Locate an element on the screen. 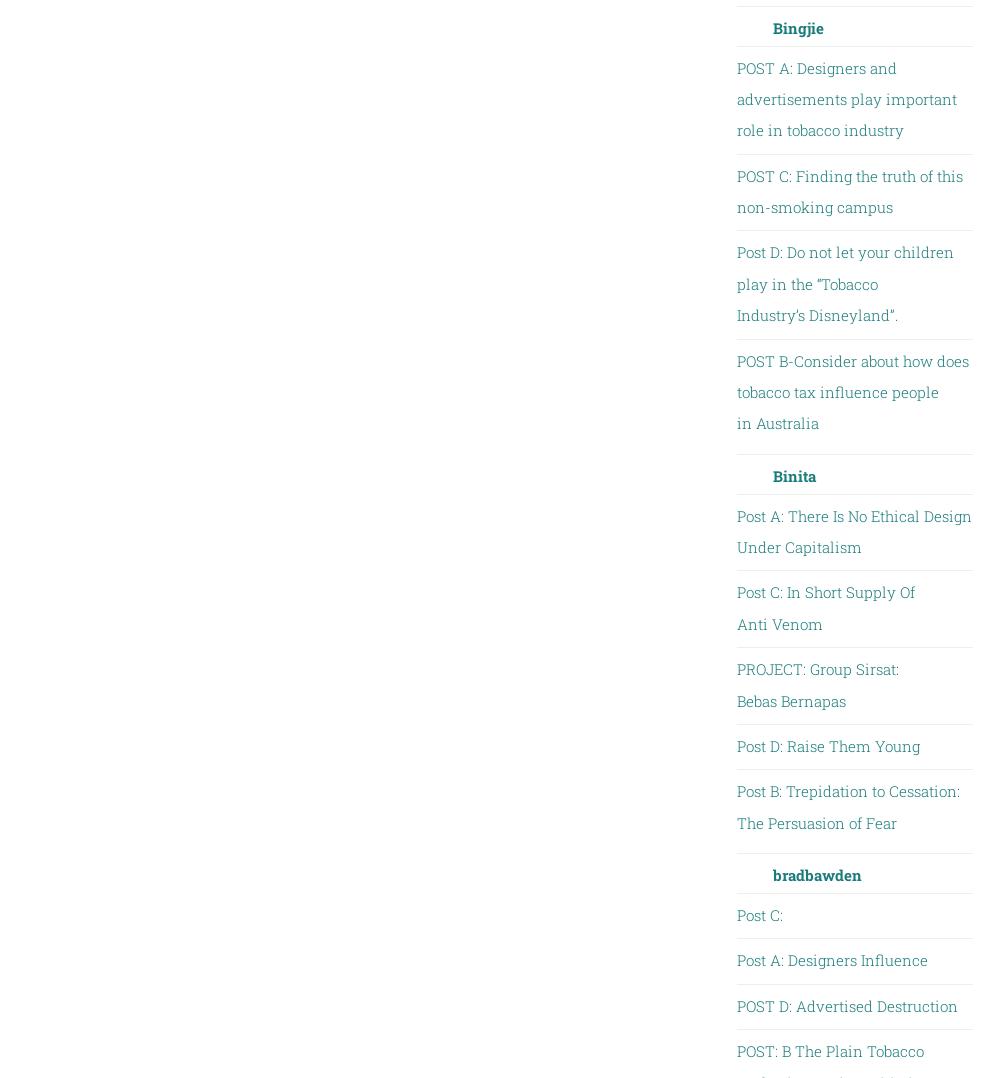 The width and height of the screenshot is (1000, 1078). 'Post C:' is located at coordinates (735, 915).